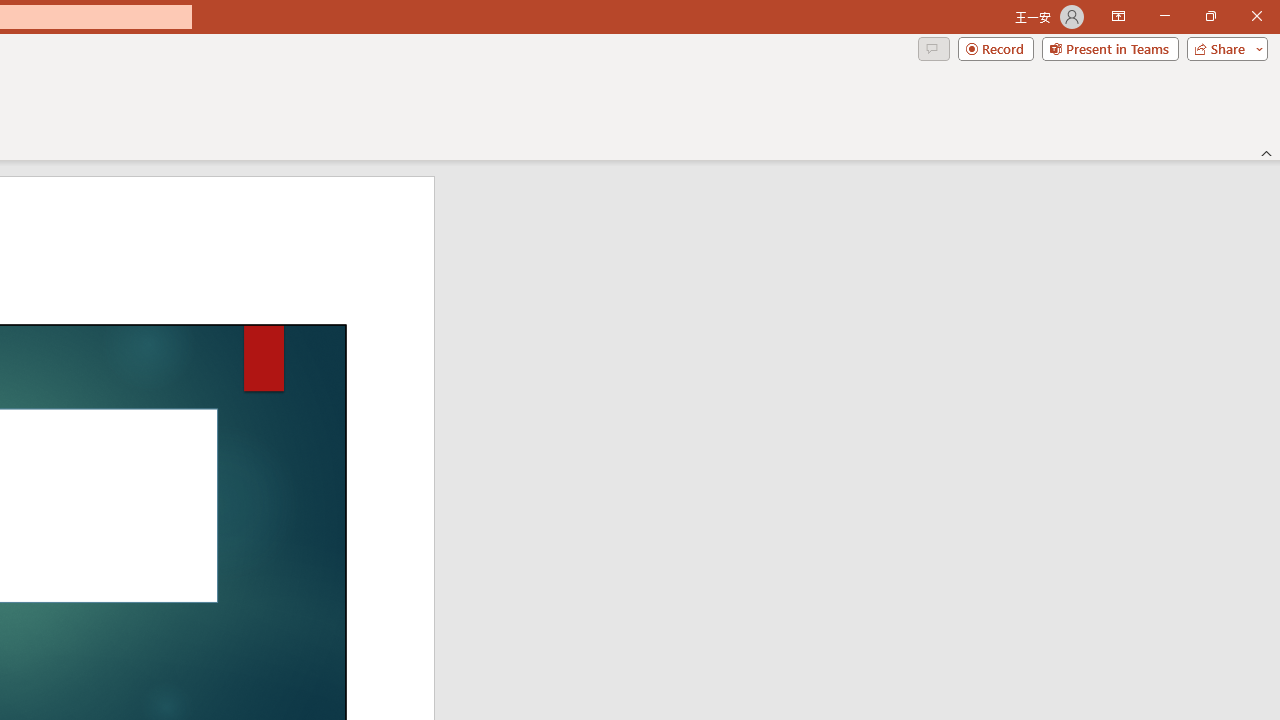 This screenshot has width=1280, height=720. What do you see at coordinates (1109, 47) in the screenshot?
I see `'Present in Teams'` at bounding box center [1109, 47].